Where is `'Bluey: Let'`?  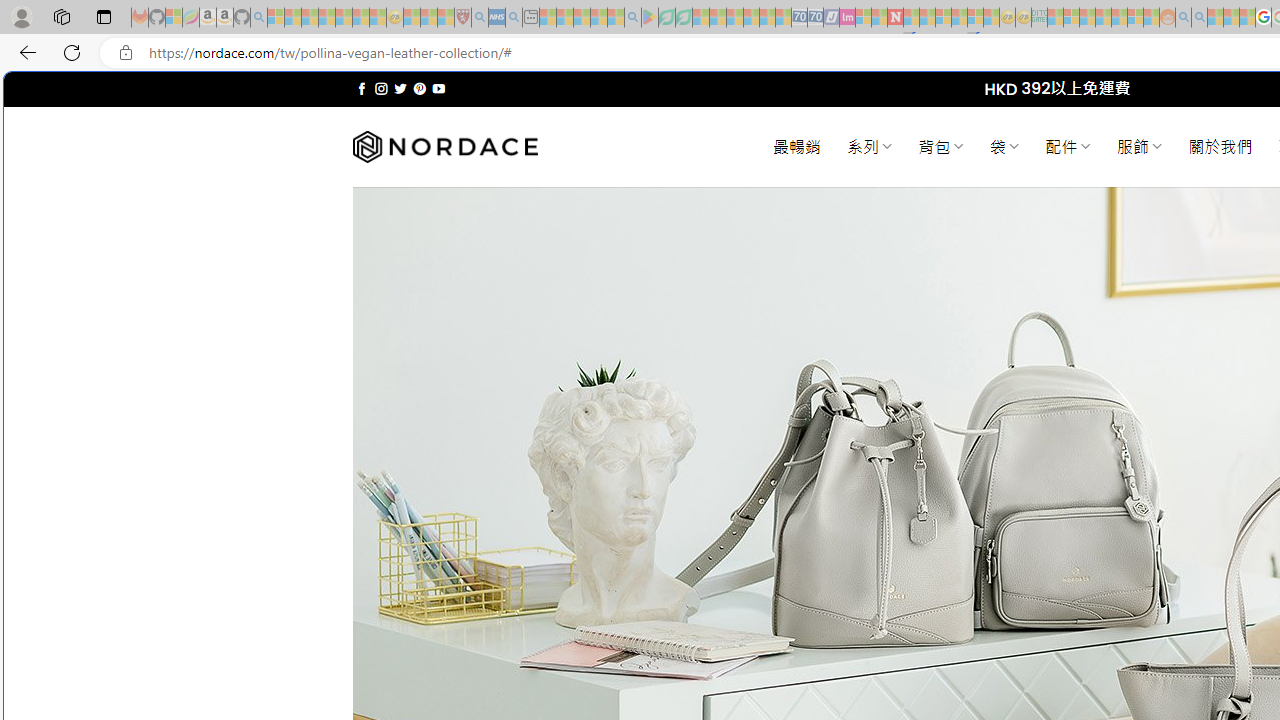 'Bluey: Let' is located at coordinates (650, 17).